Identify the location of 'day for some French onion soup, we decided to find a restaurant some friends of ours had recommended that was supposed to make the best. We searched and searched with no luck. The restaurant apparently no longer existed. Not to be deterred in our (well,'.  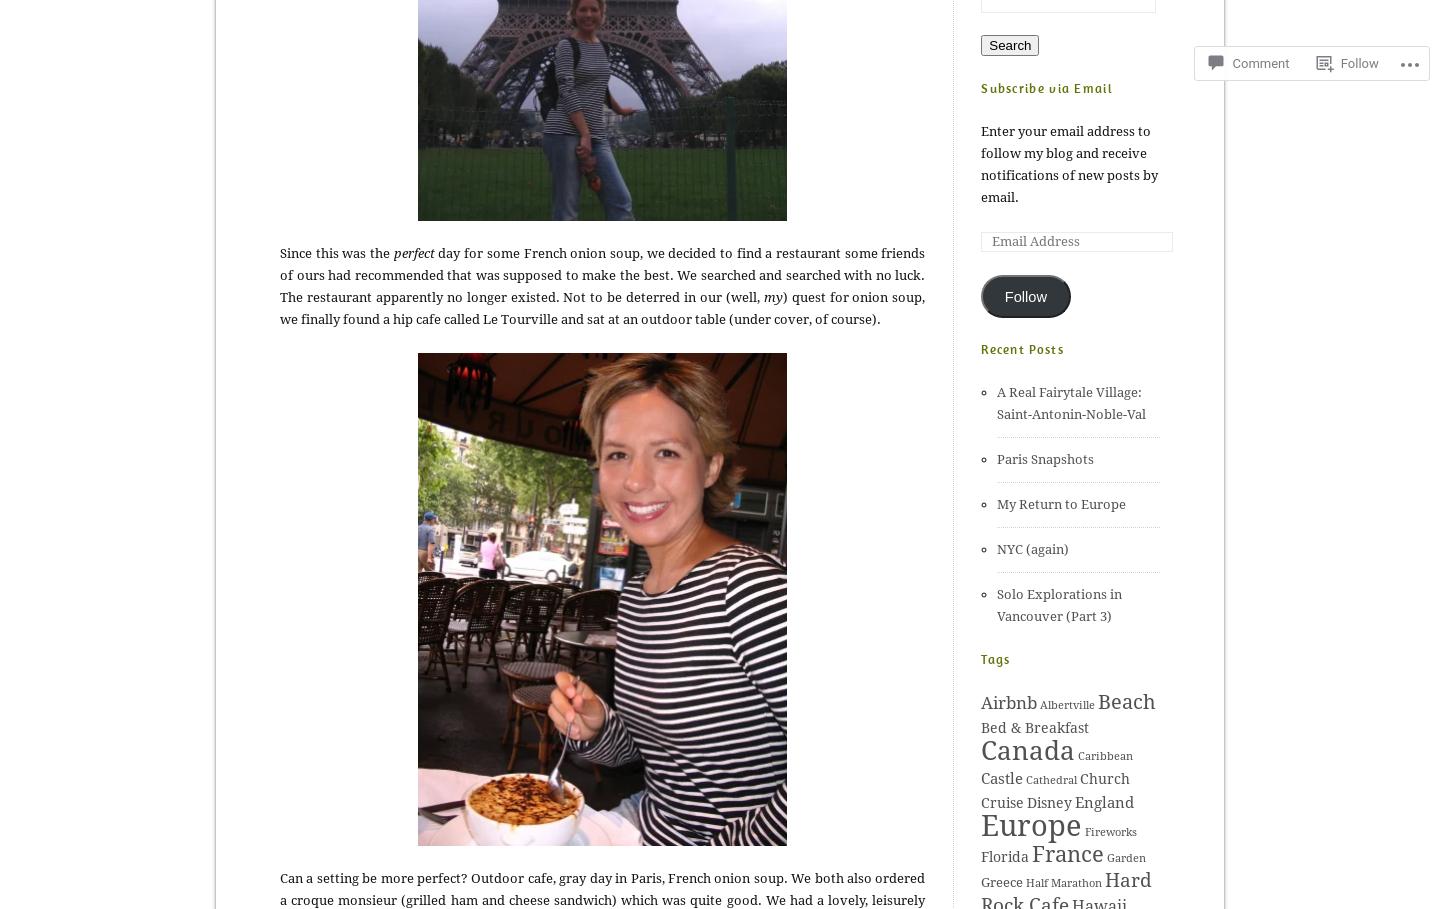
(601, 275).